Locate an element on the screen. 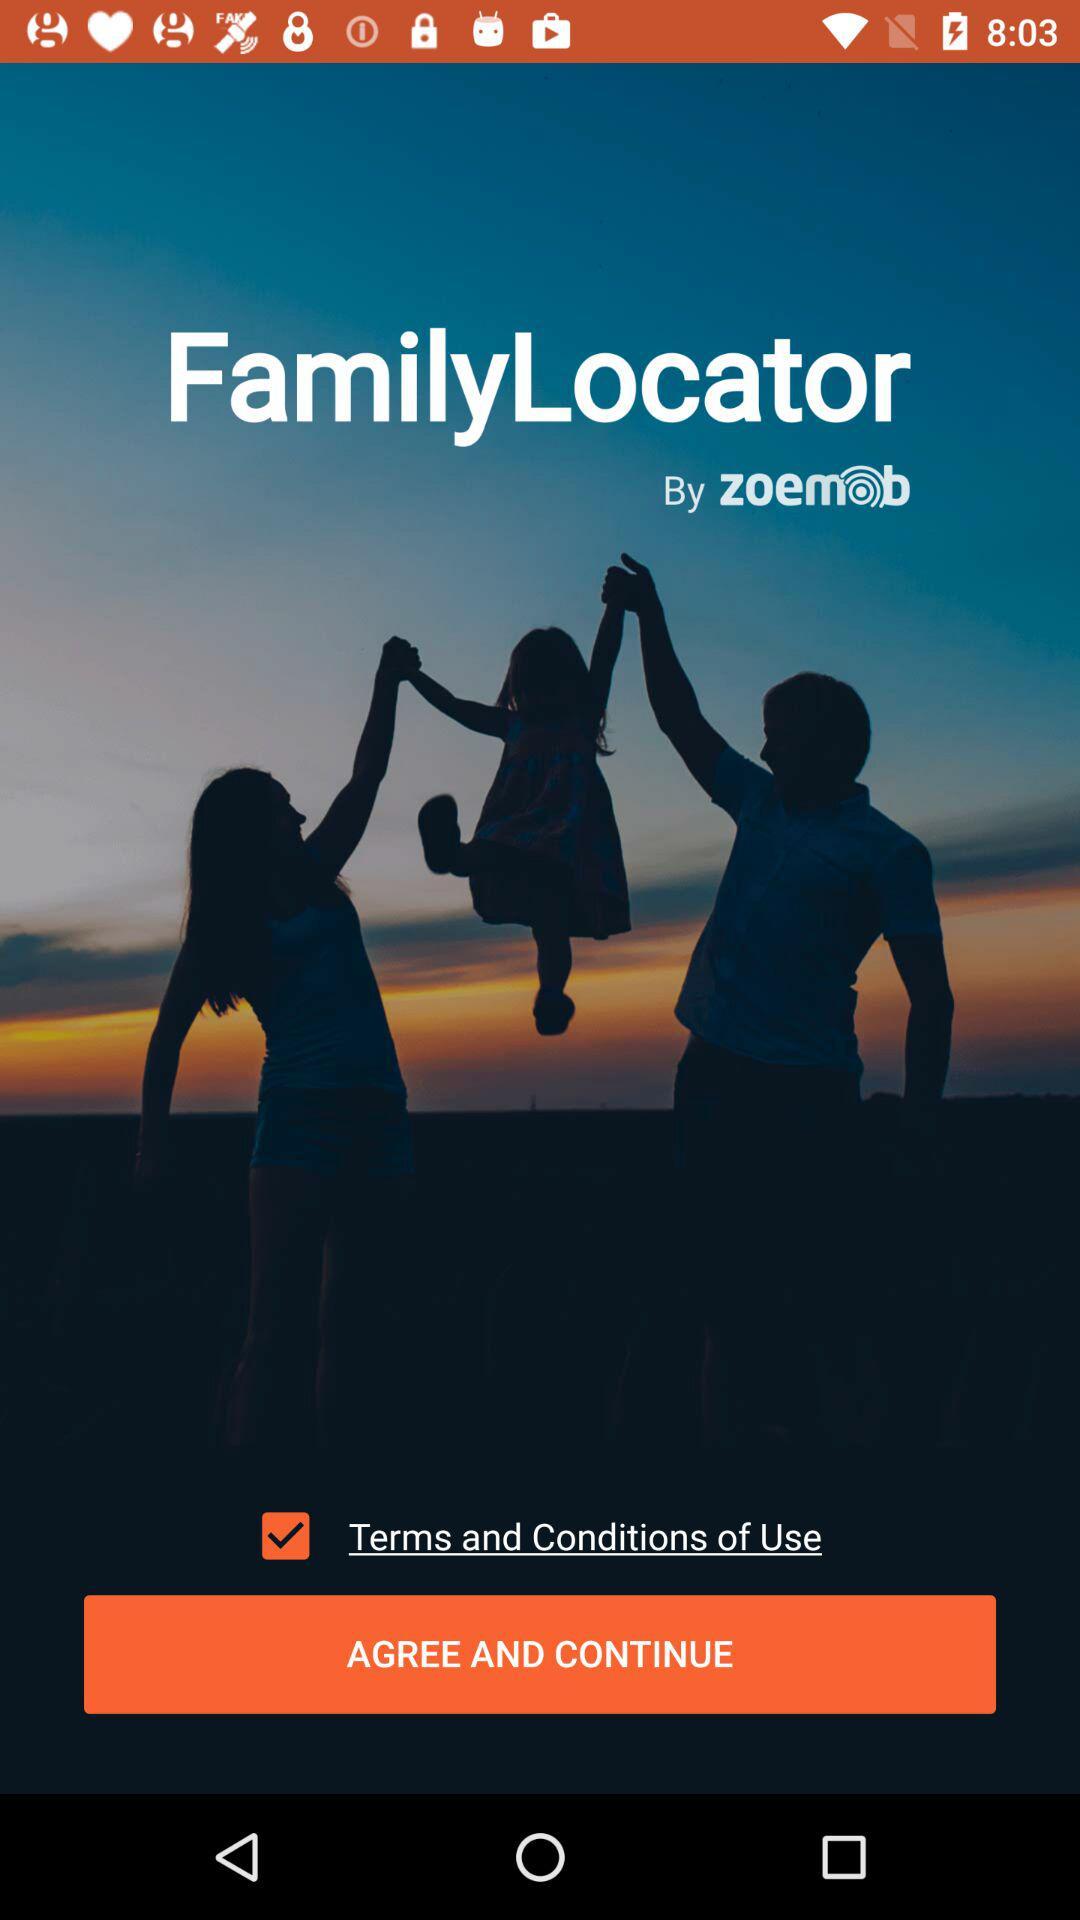 This screenshot has height=1920, width=1080. item at the bottom left corner is located at coordinates (285, 1535).